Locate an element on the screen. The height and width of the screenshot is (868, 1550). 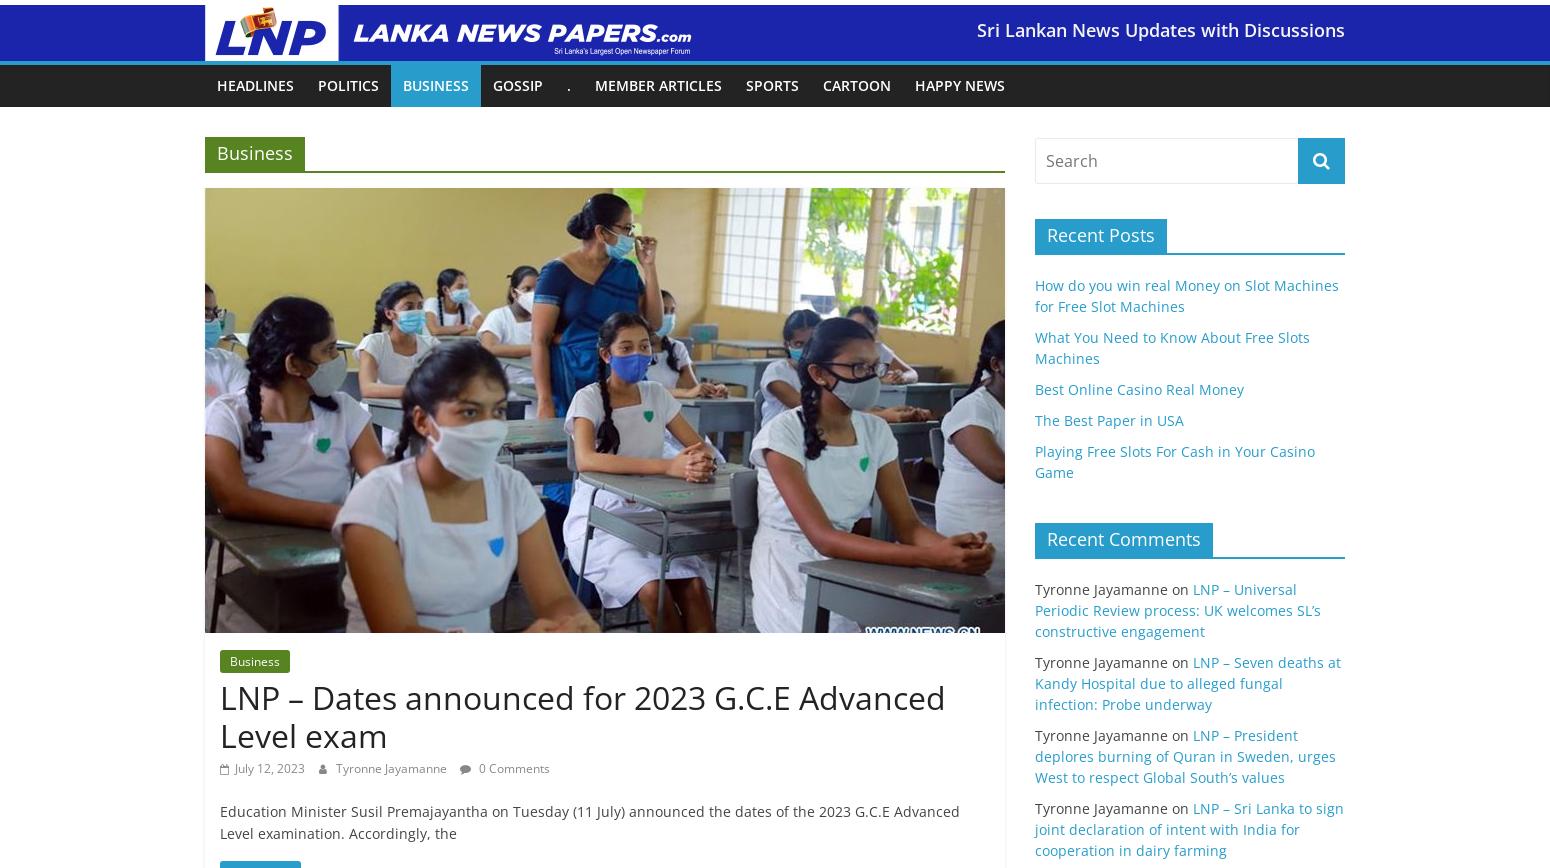
'July 12, 2023' is located at coordinates (270, 768).